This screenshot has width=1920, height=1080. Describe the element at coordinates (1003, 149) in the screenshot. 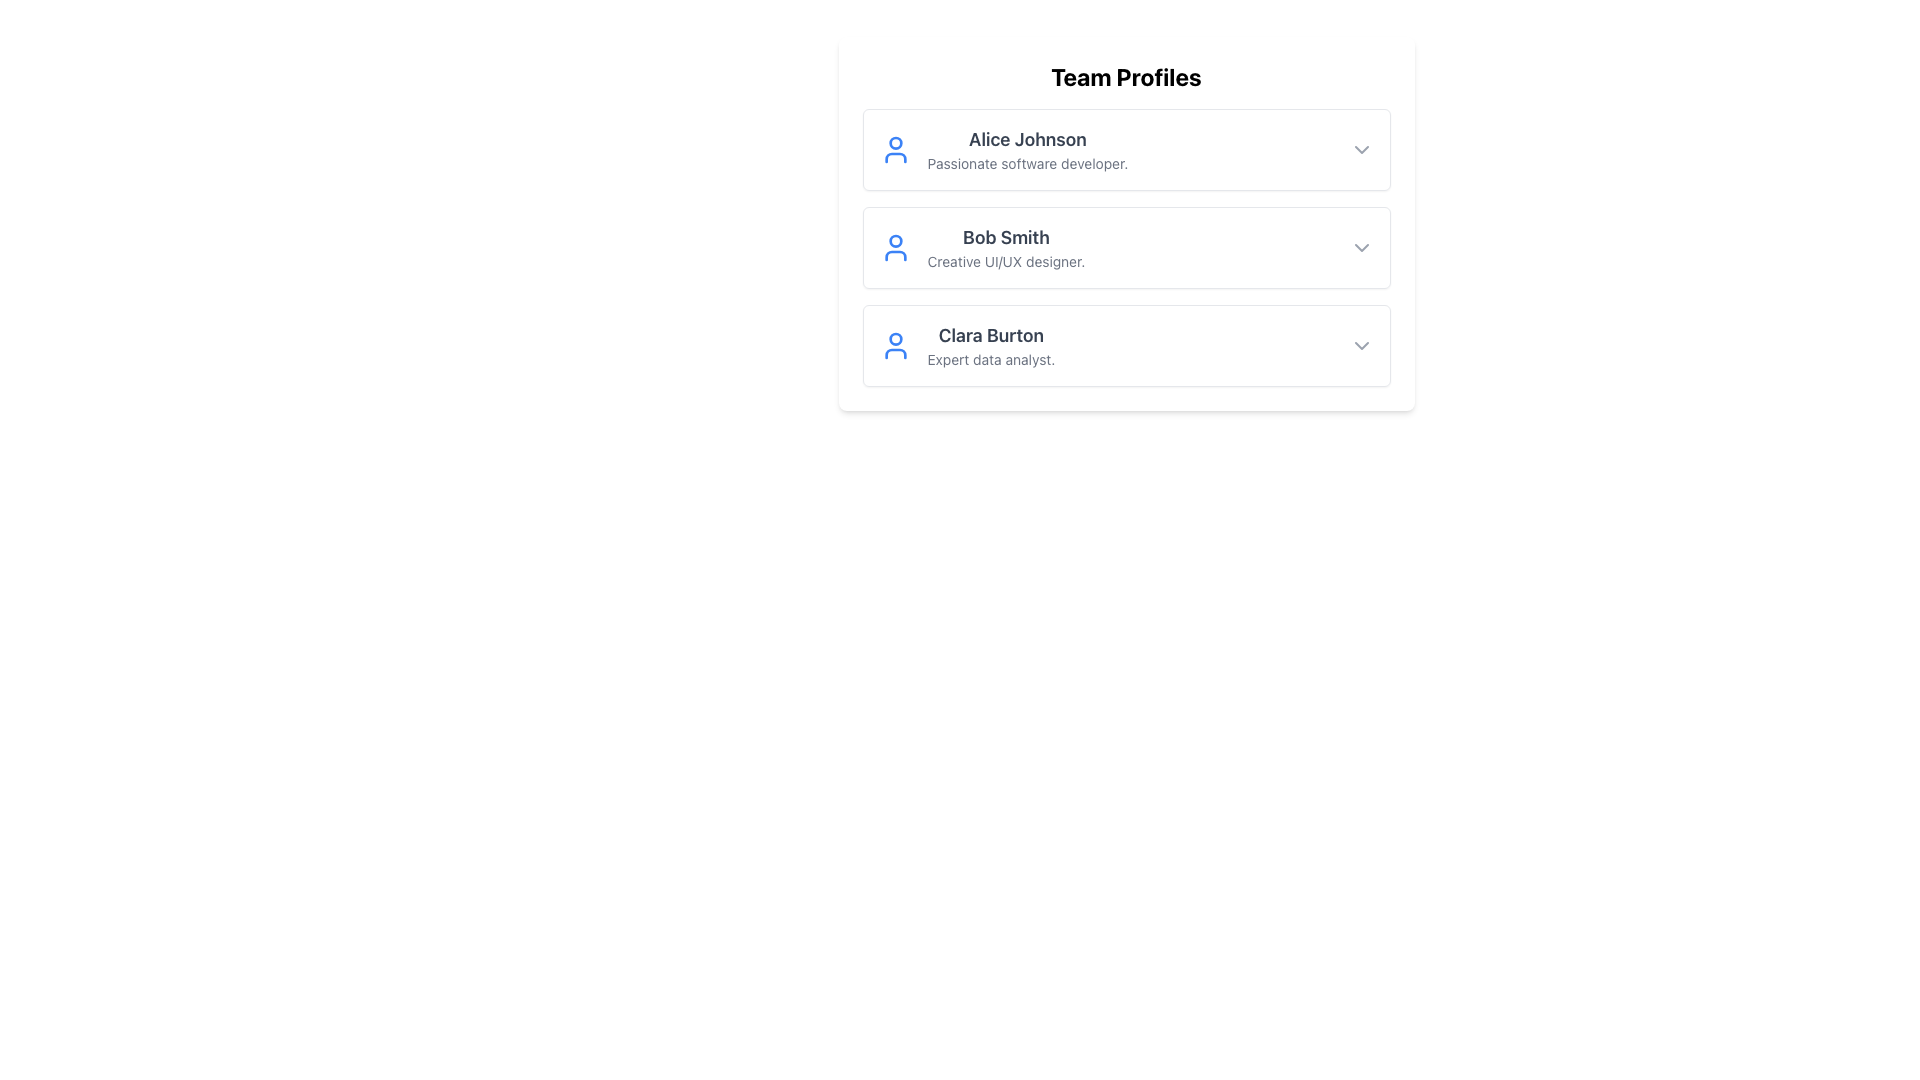

I see `the Profile Card representing 'Alice Johnson', which includes a blue user silhouette icon and descriptive text about her as the first item in the 'Team Profiles' section` at that location.